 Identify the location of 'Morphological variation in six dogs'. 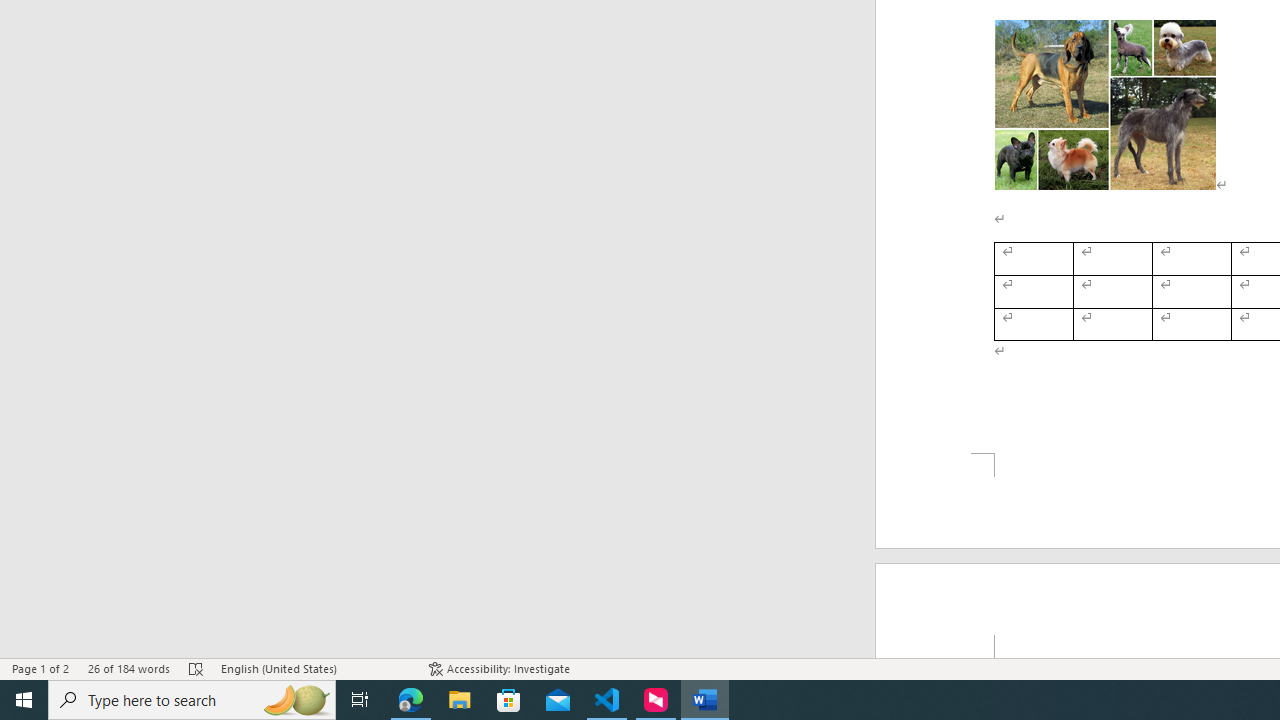
(1104, 105).